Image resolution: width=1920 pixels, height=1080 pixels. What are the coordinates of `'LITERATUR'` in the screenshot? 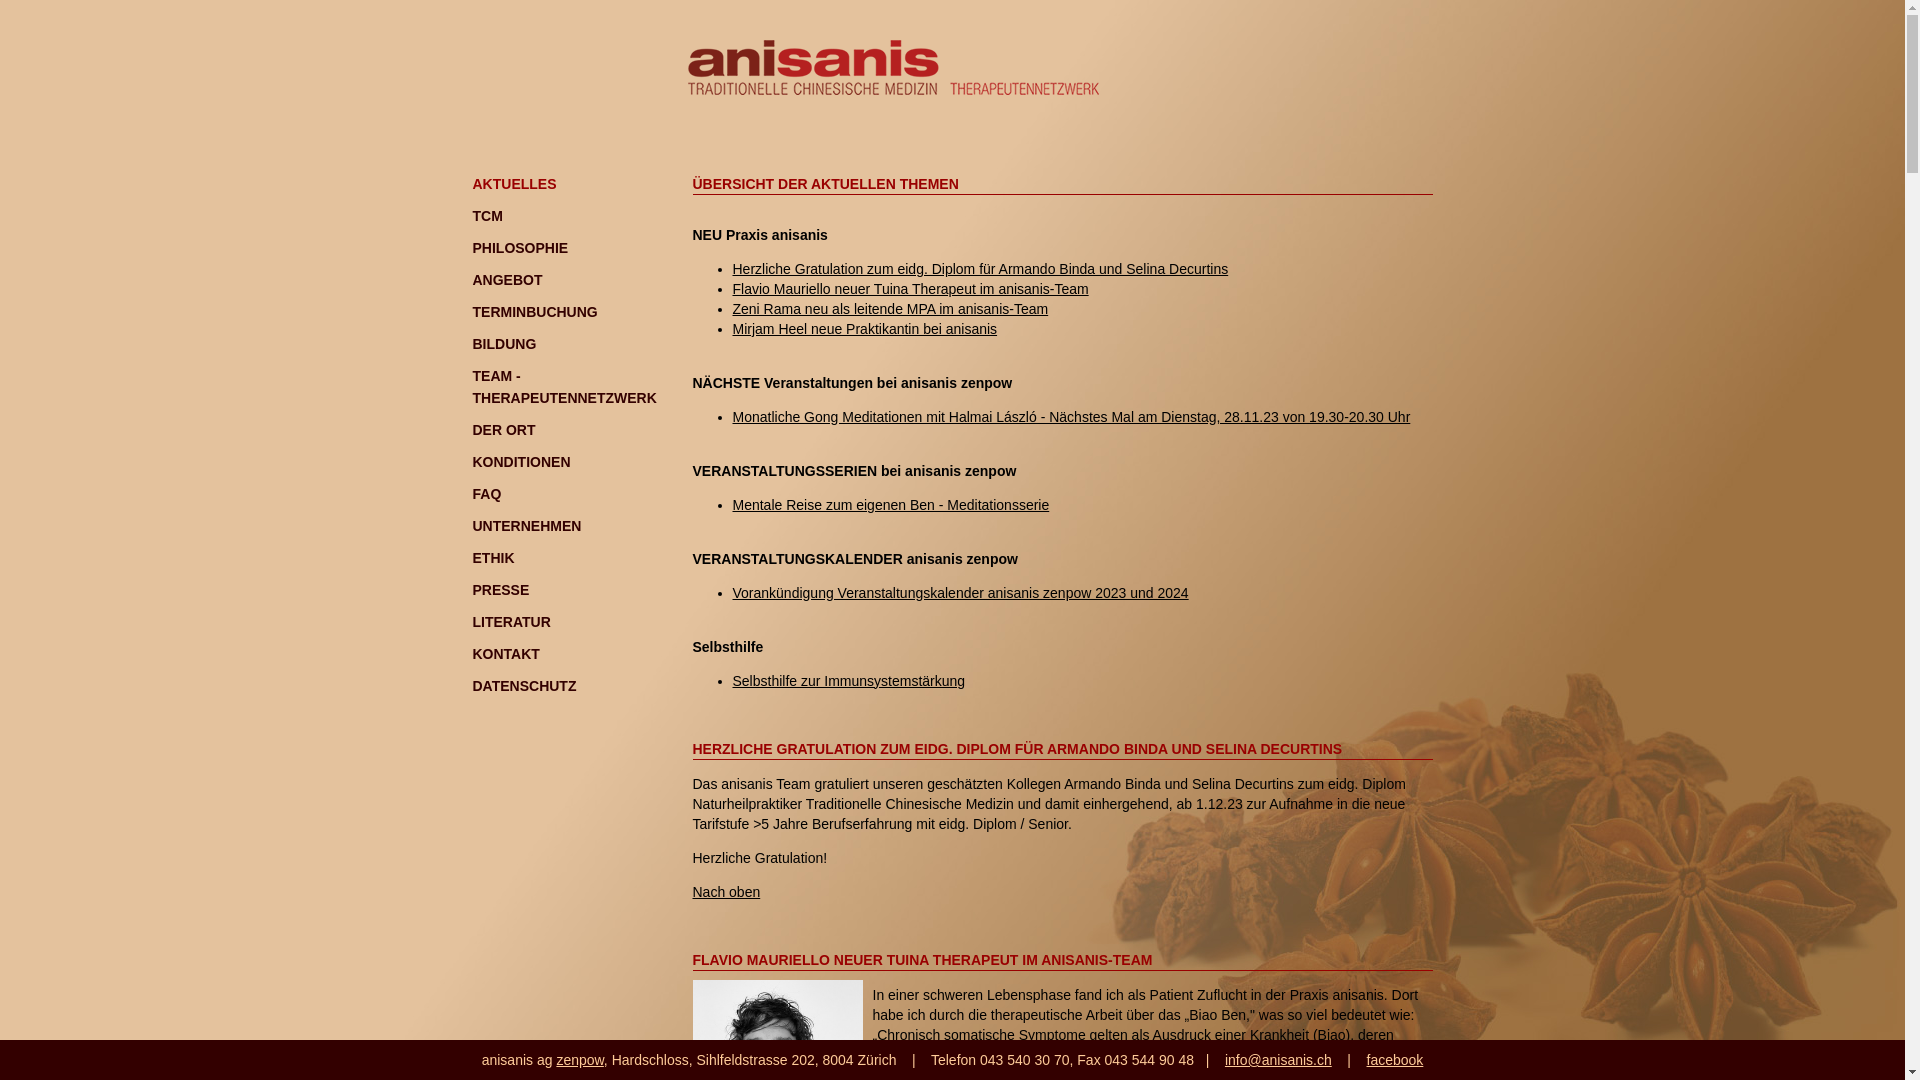 It's located at (470, 620).